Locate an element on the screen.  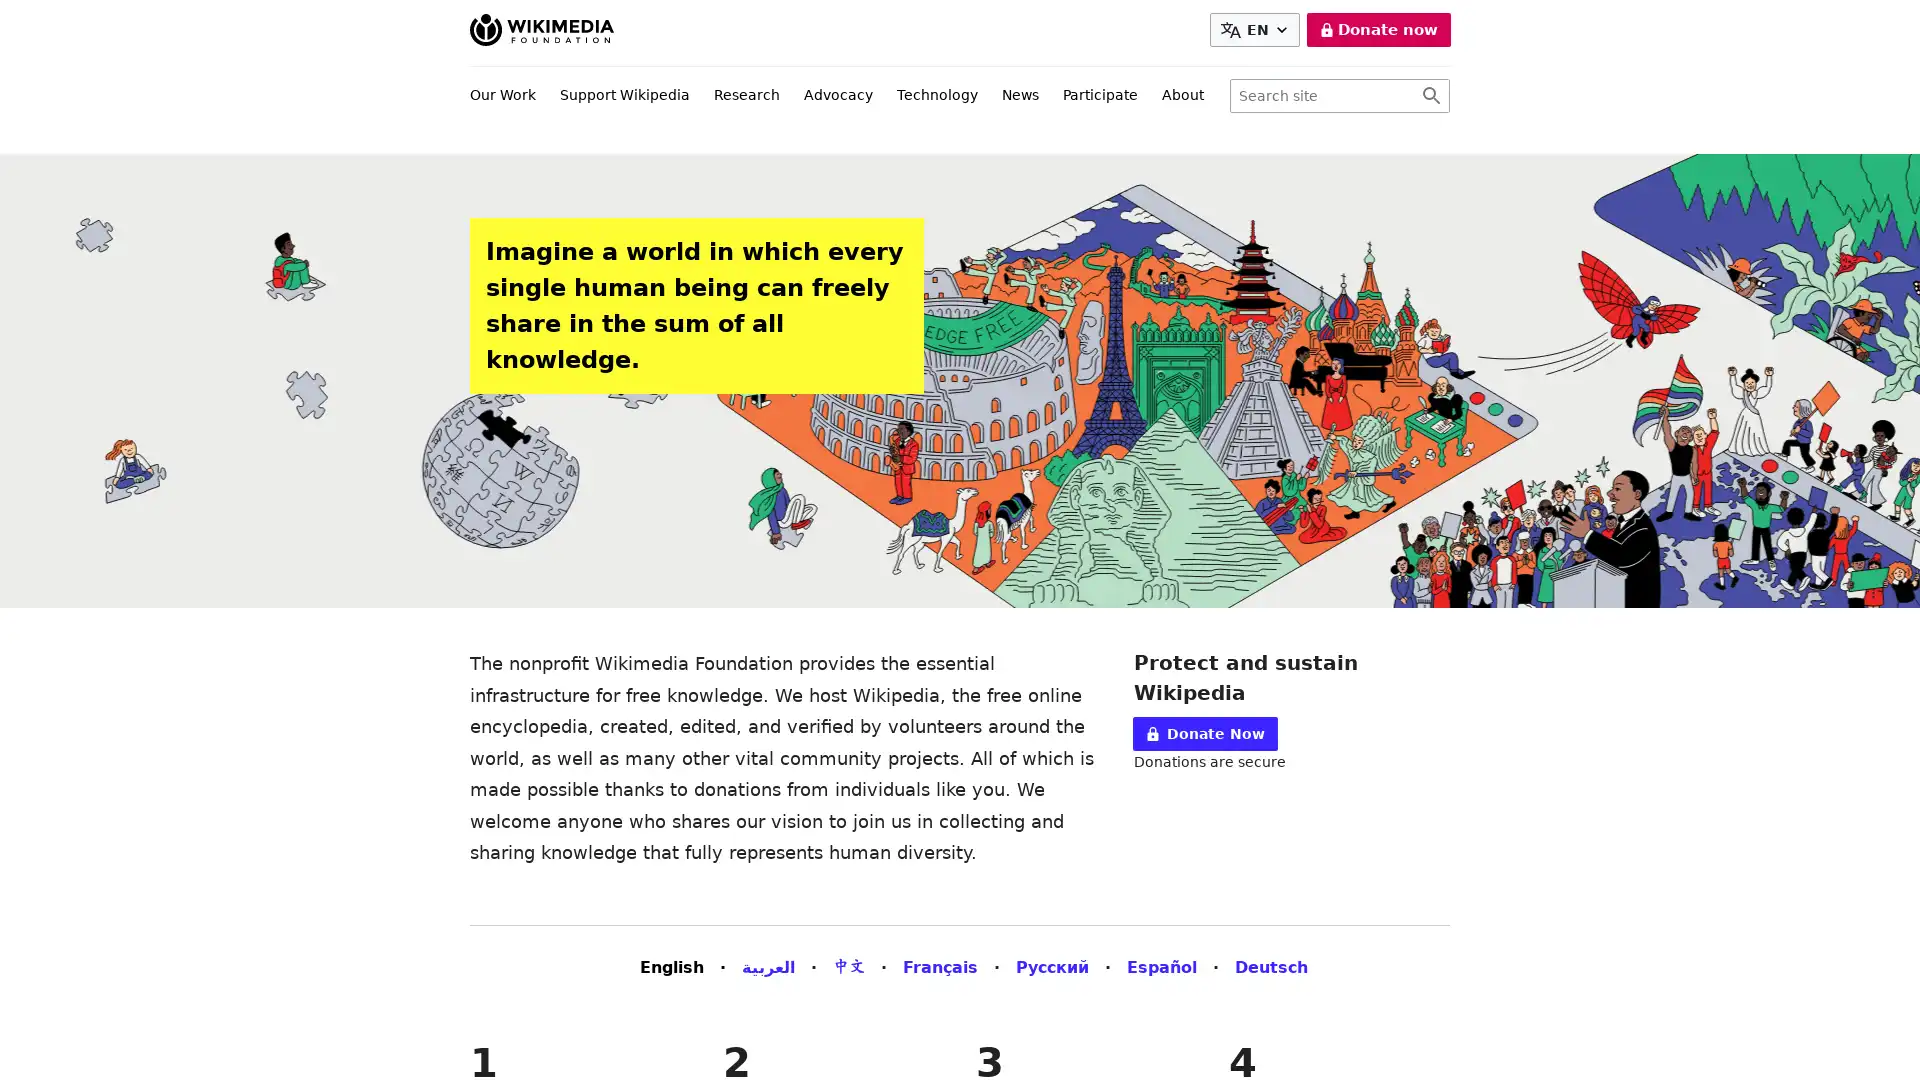
CURRENT LANGUAGE: EN is located at coordinates (1257, 30).